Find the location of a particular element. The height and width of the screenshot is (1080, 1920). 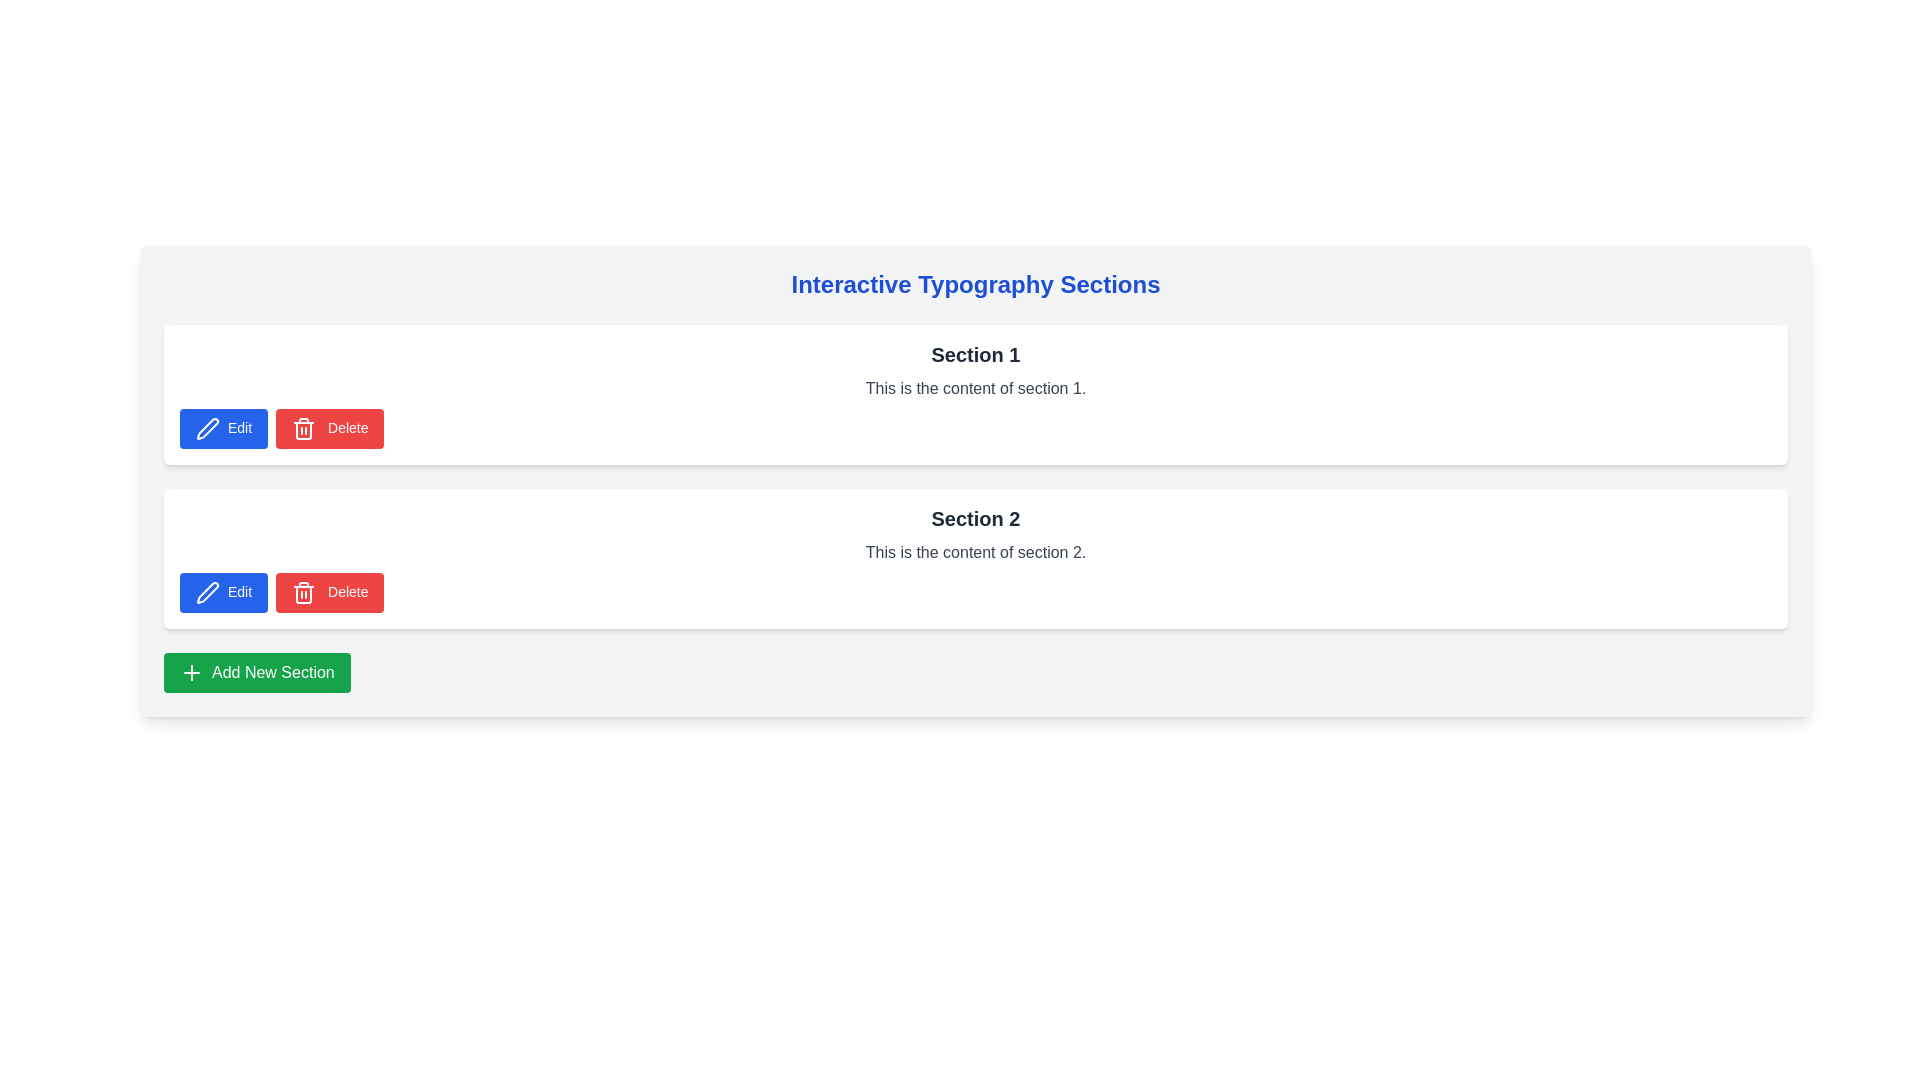

the red 'Delete' button with white text and a trash bin icon is located at coordinates (330, 592).